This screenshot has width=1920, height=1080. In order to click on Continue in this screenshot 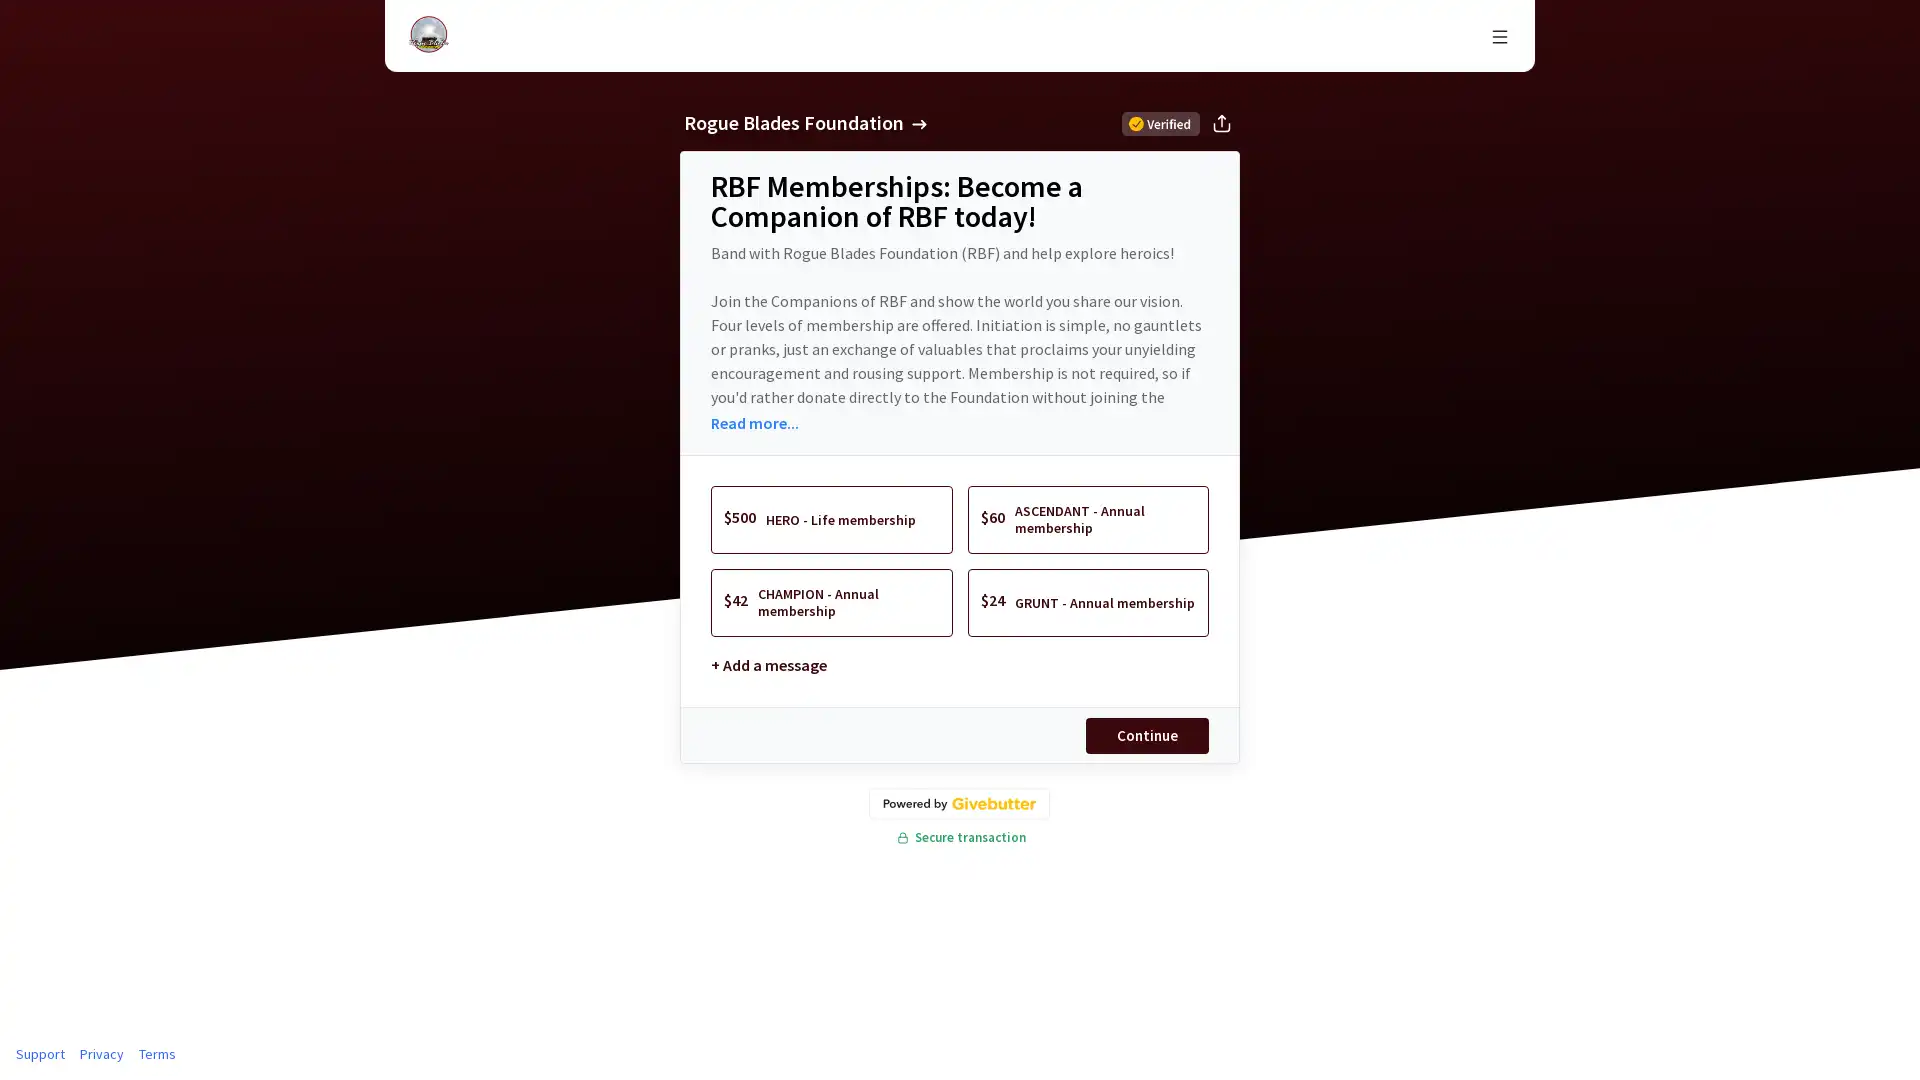, I will do `click(1147, 736)`.